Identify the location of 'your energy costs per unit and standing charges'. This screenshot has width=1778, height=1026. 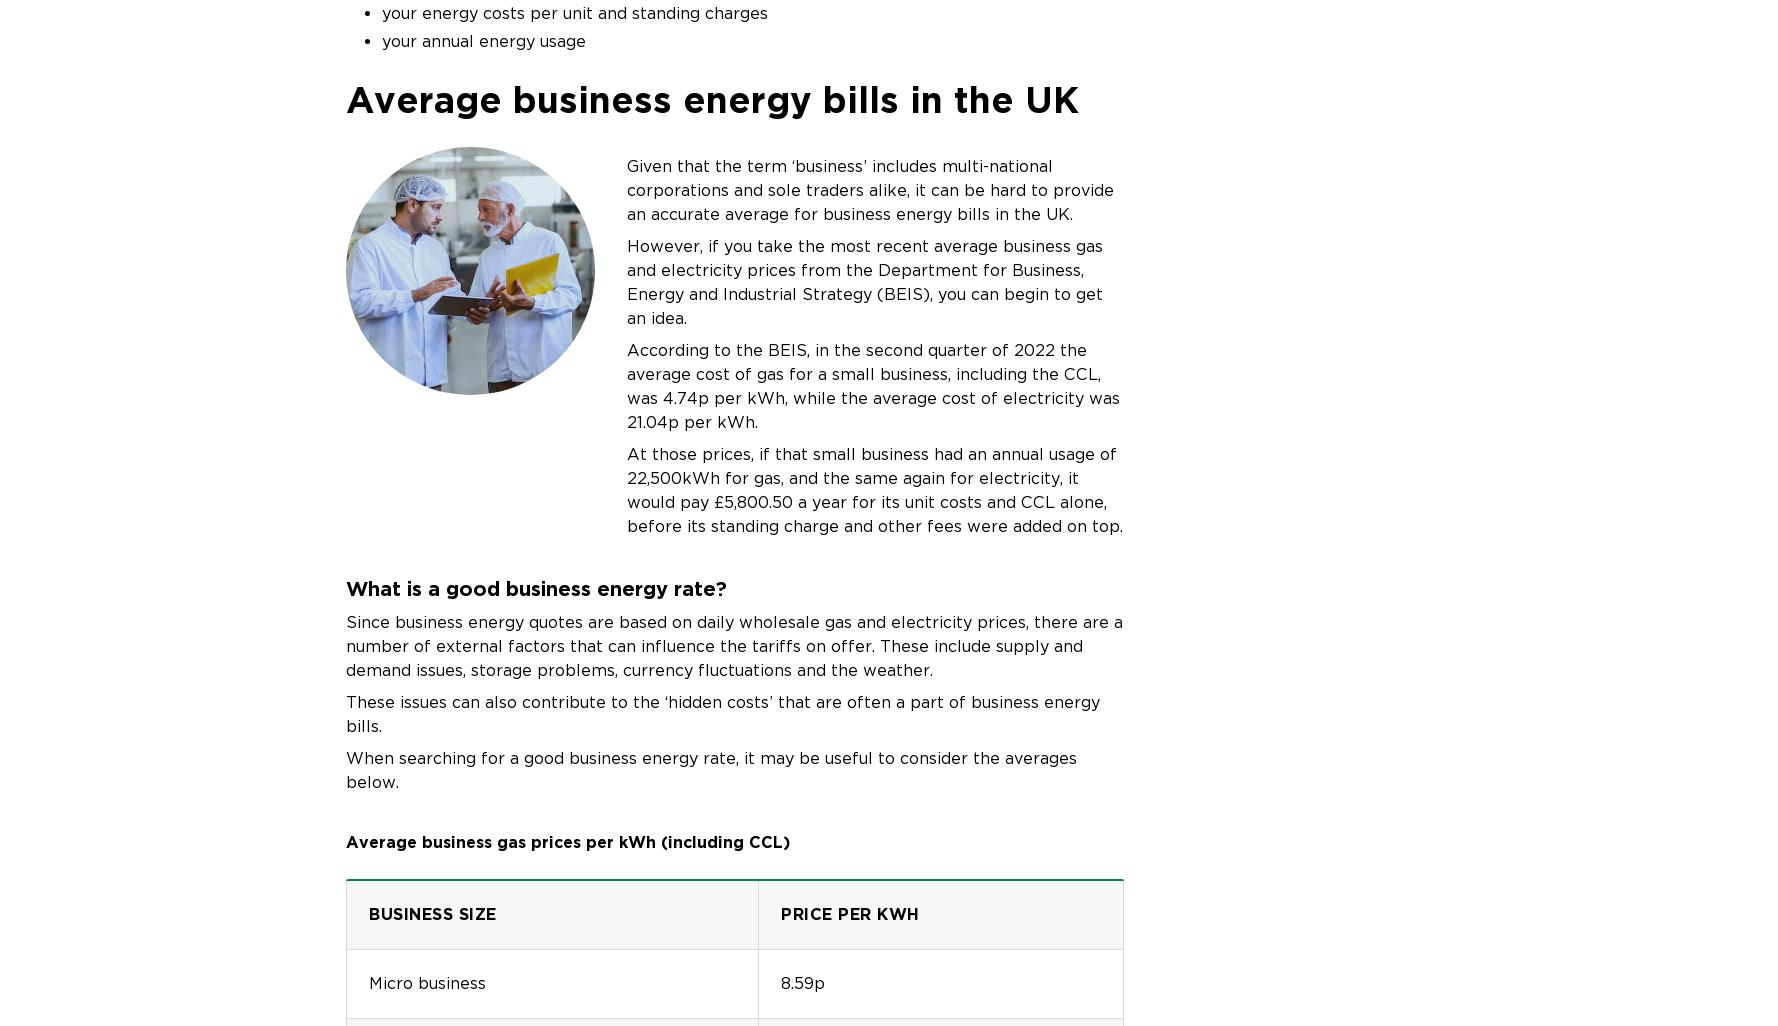
(381, 12).